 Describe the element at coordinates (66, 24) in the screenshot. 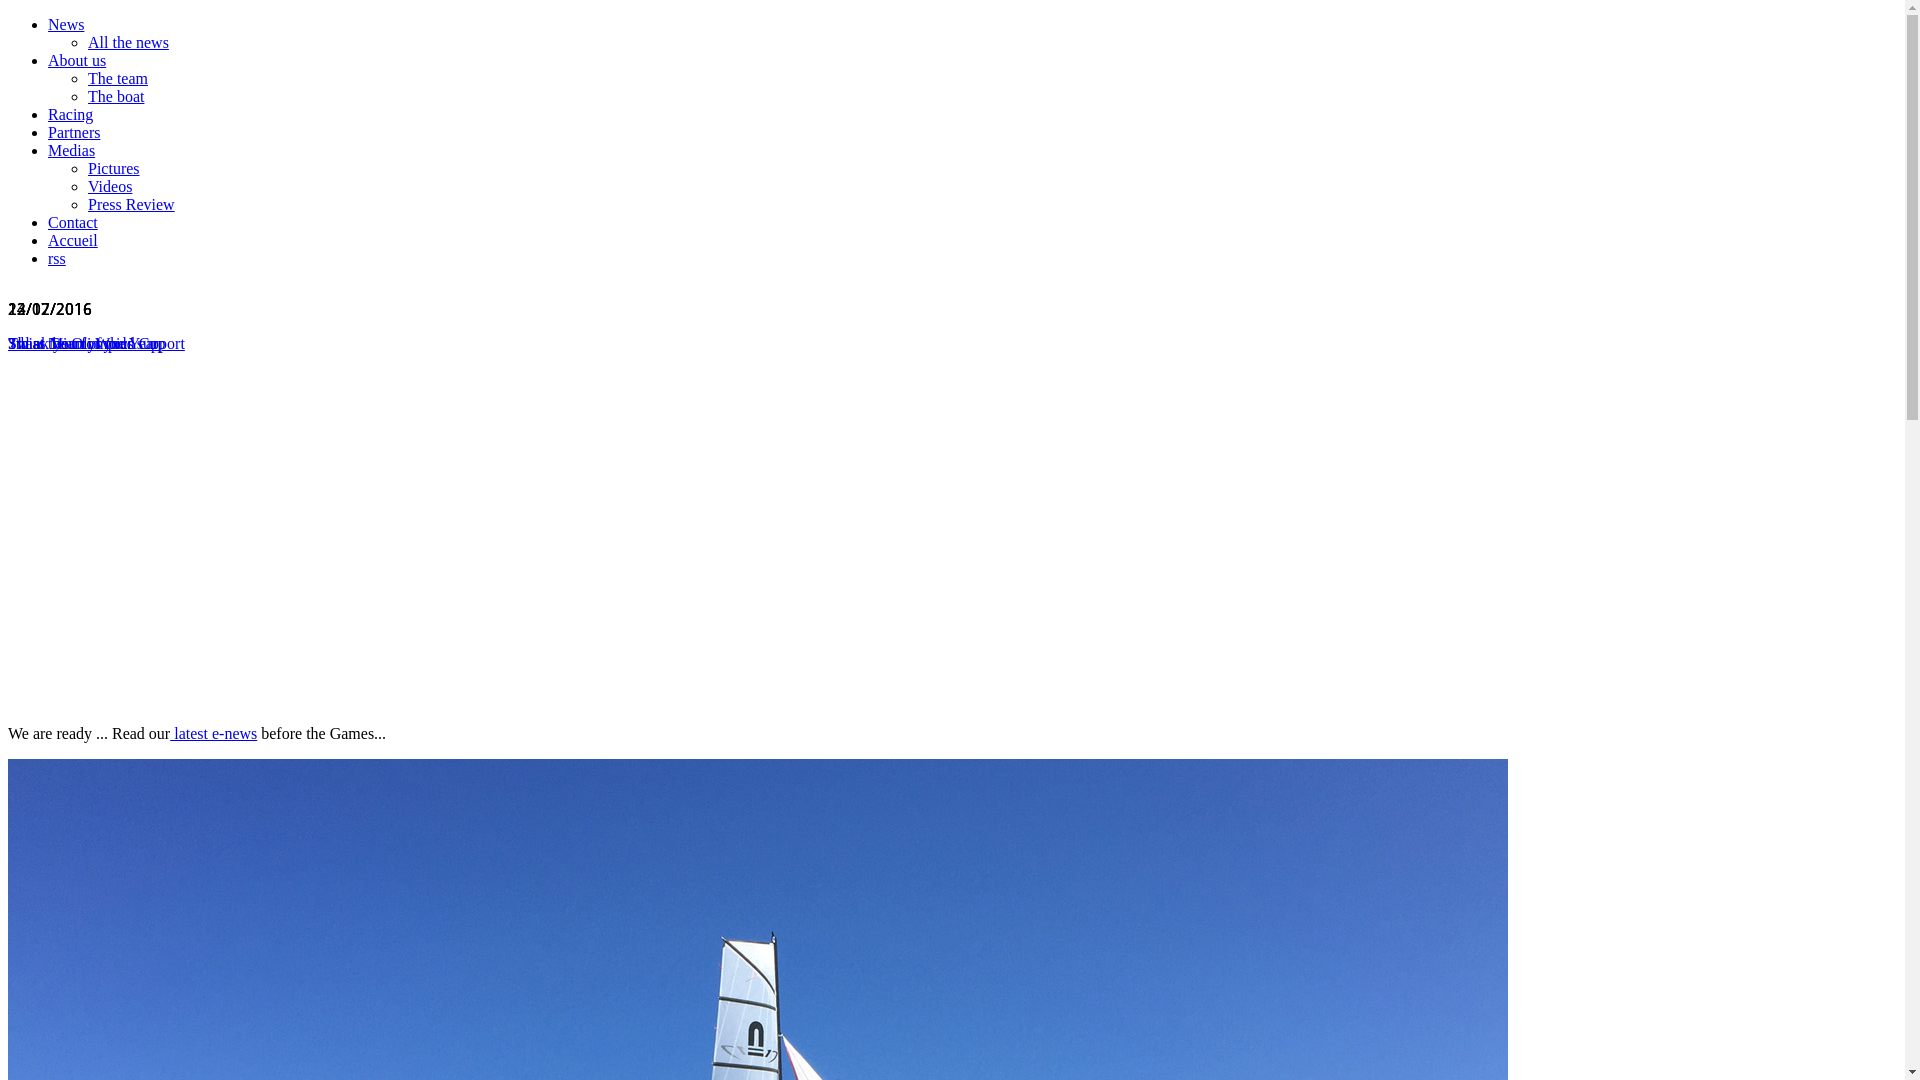

I see `'News'` at that location.